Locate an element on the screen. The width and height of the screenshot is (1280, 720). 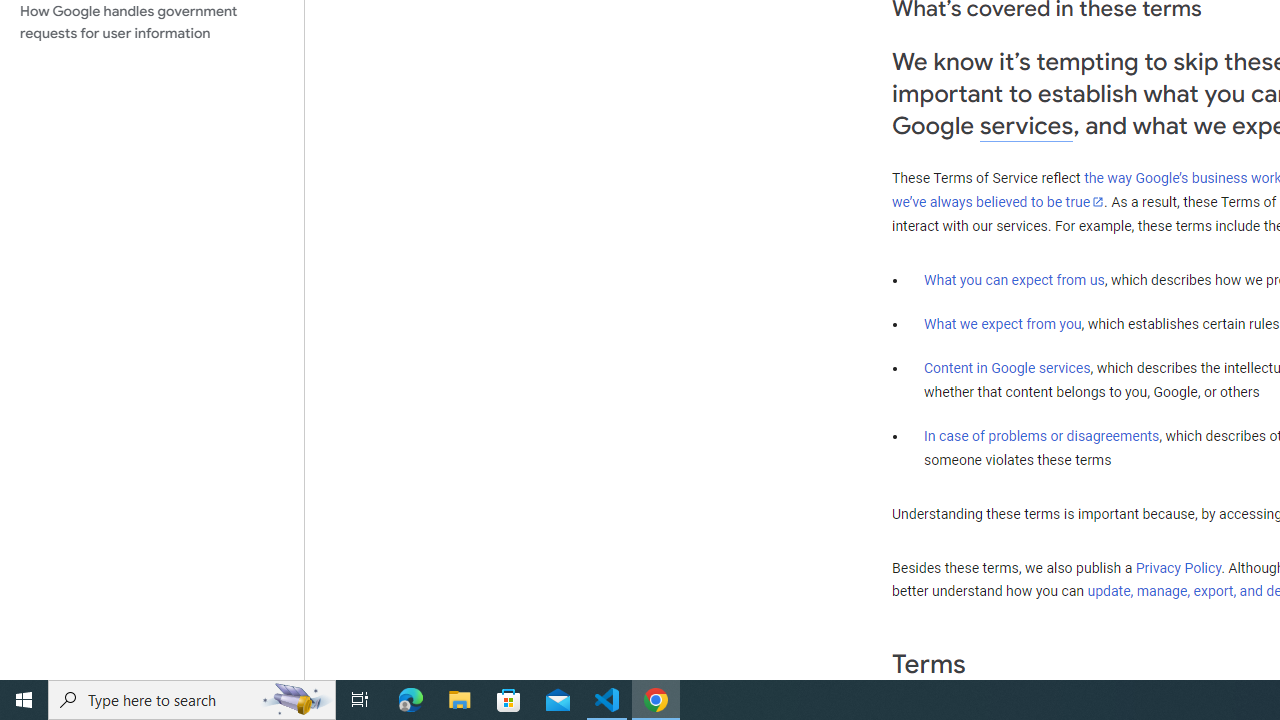
'What you can expect from us' is located at coordinates (1014, 279).